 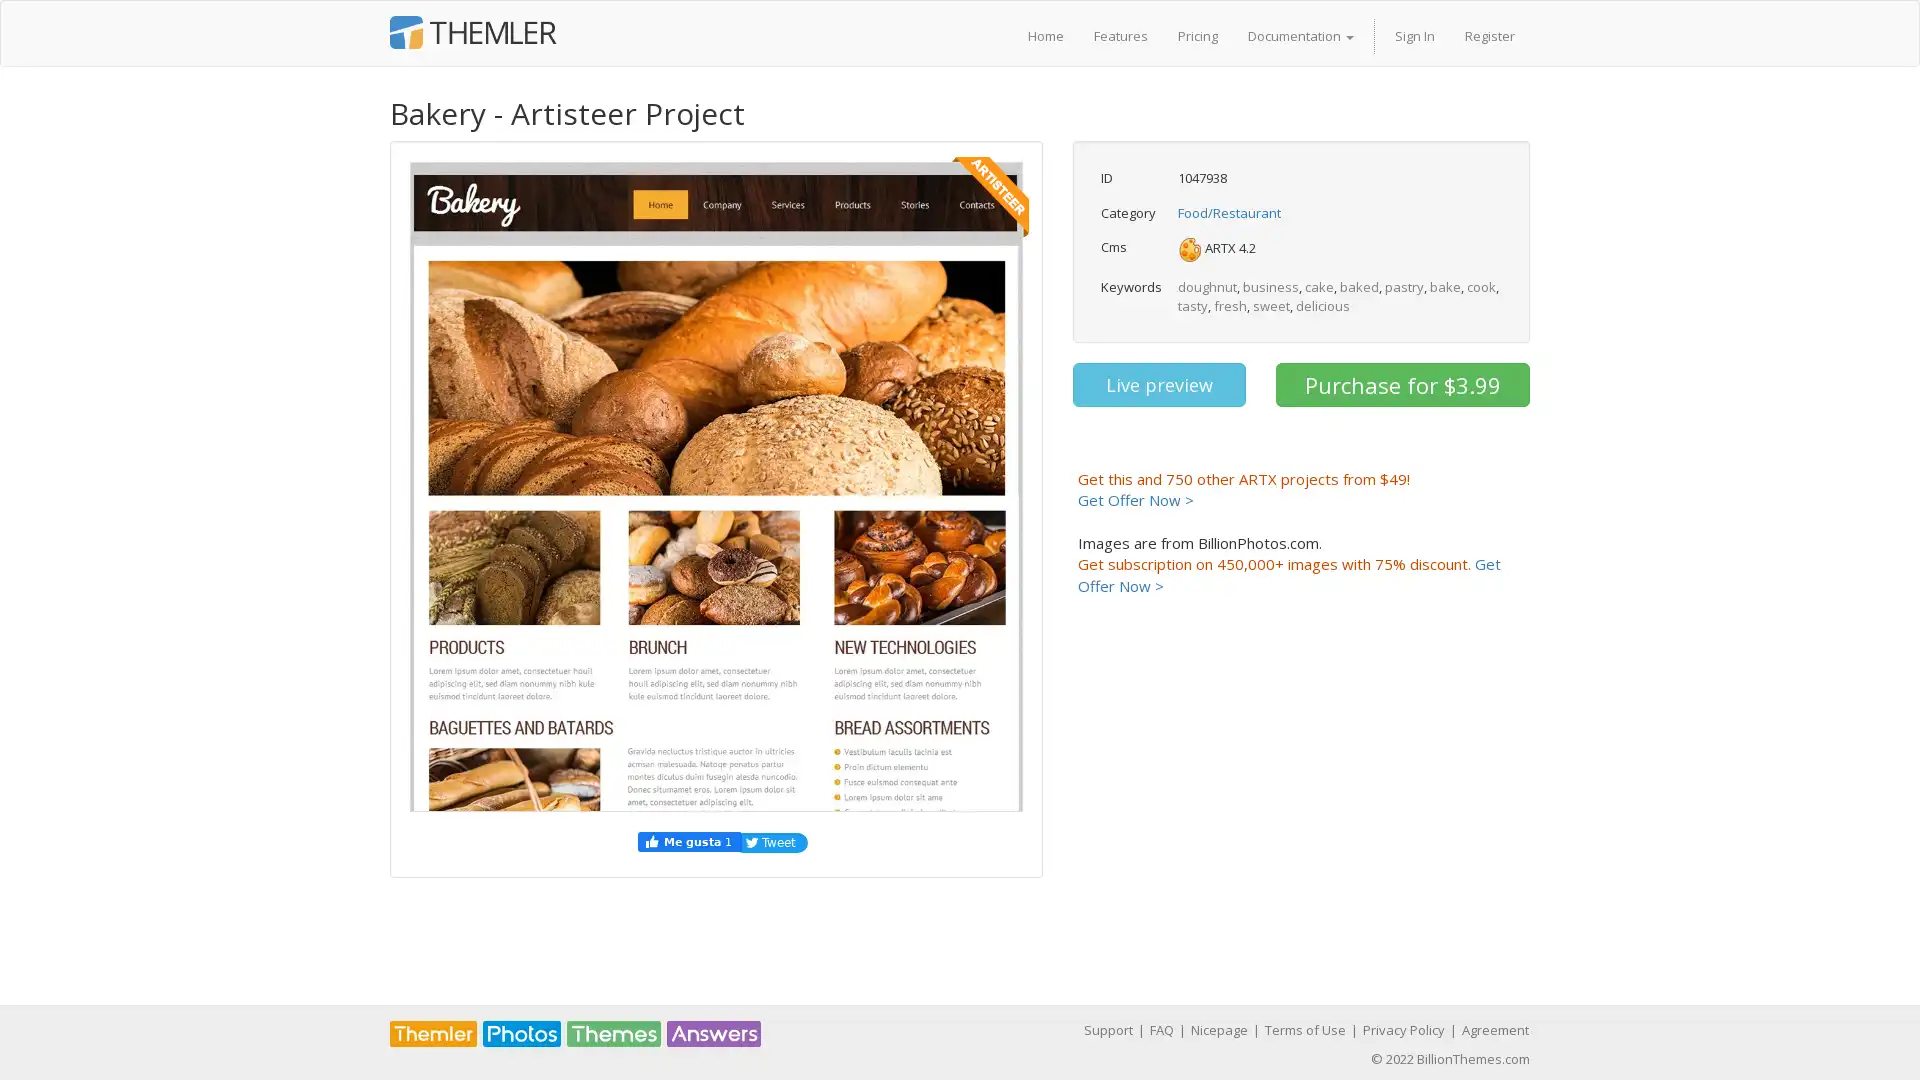 What do you see at coordinates (1300, 35) in the screenshot?
I see `Documentation` at bounding box center [1300, 35].